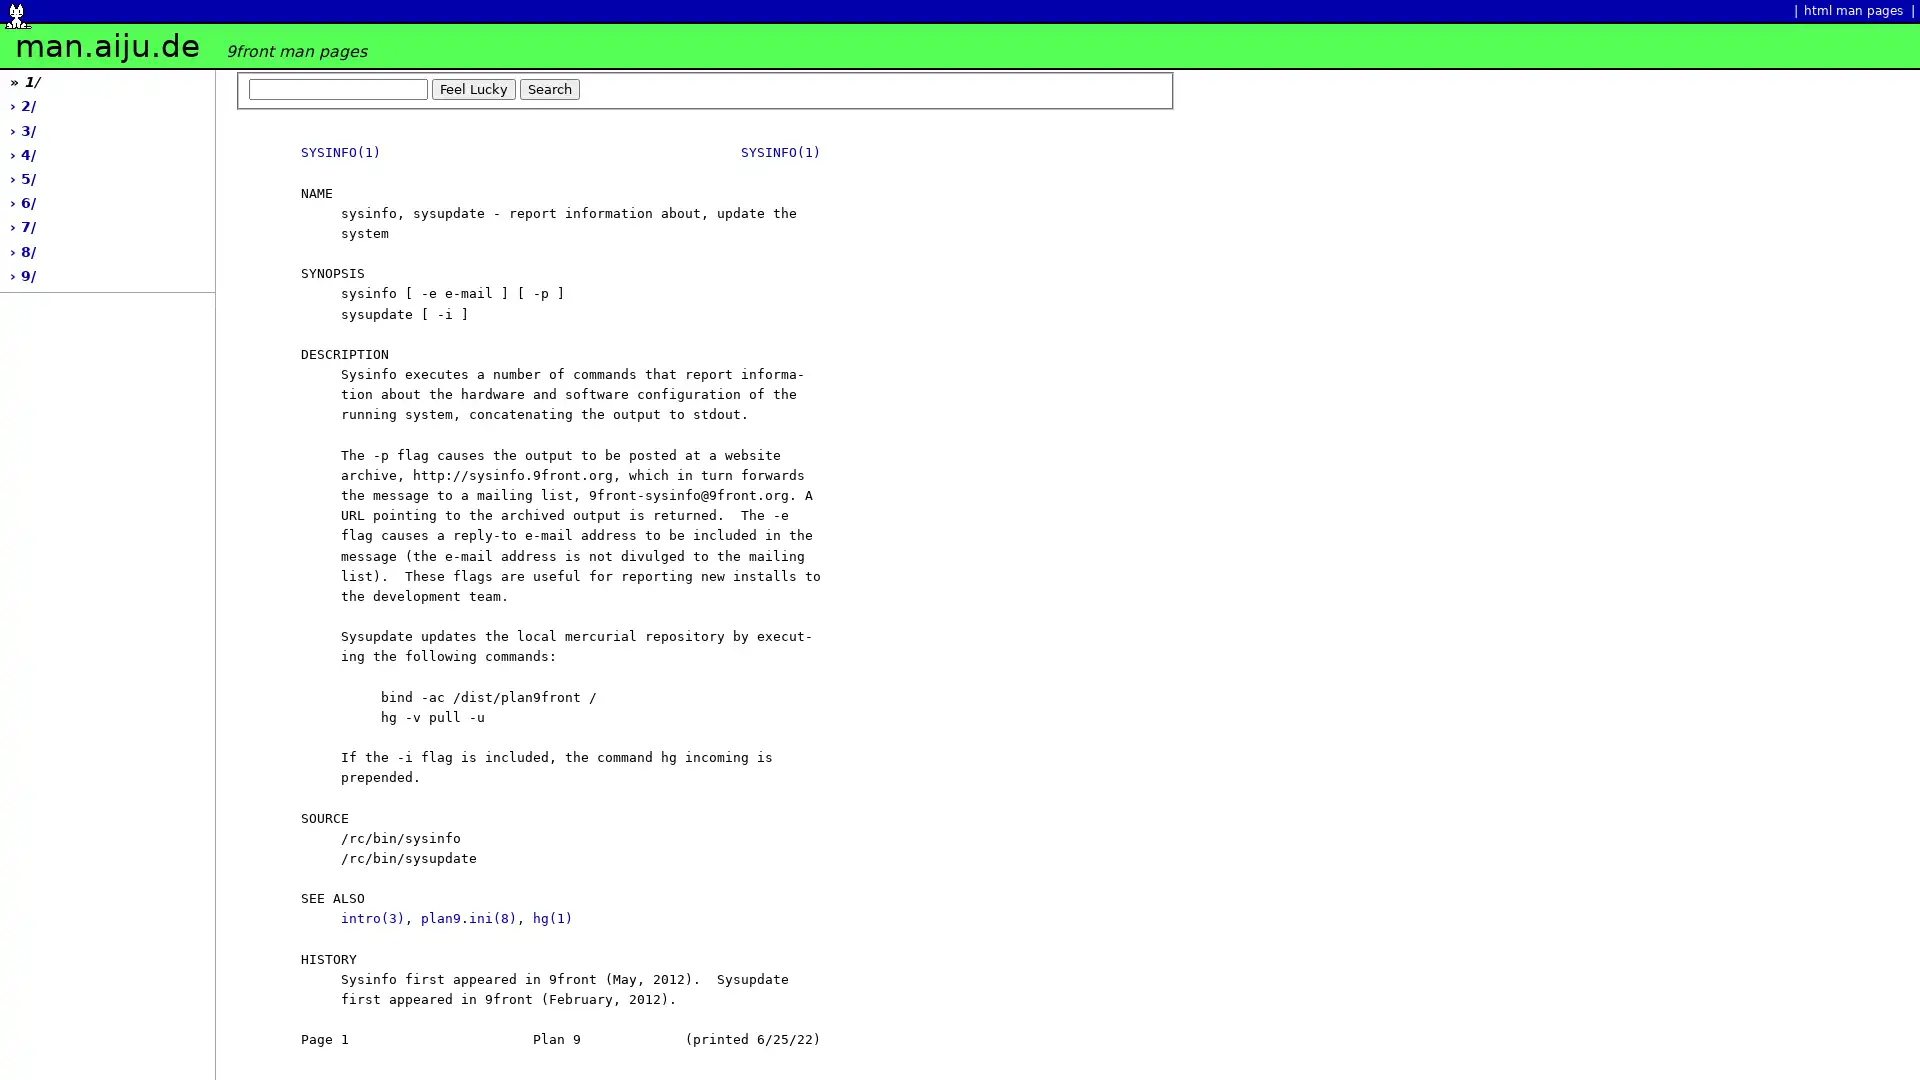 The image size is (1920, 1080). What do you see at coordinates (550, 87) in the screenshot?
I see `Search` at bounding box center [550, 87].